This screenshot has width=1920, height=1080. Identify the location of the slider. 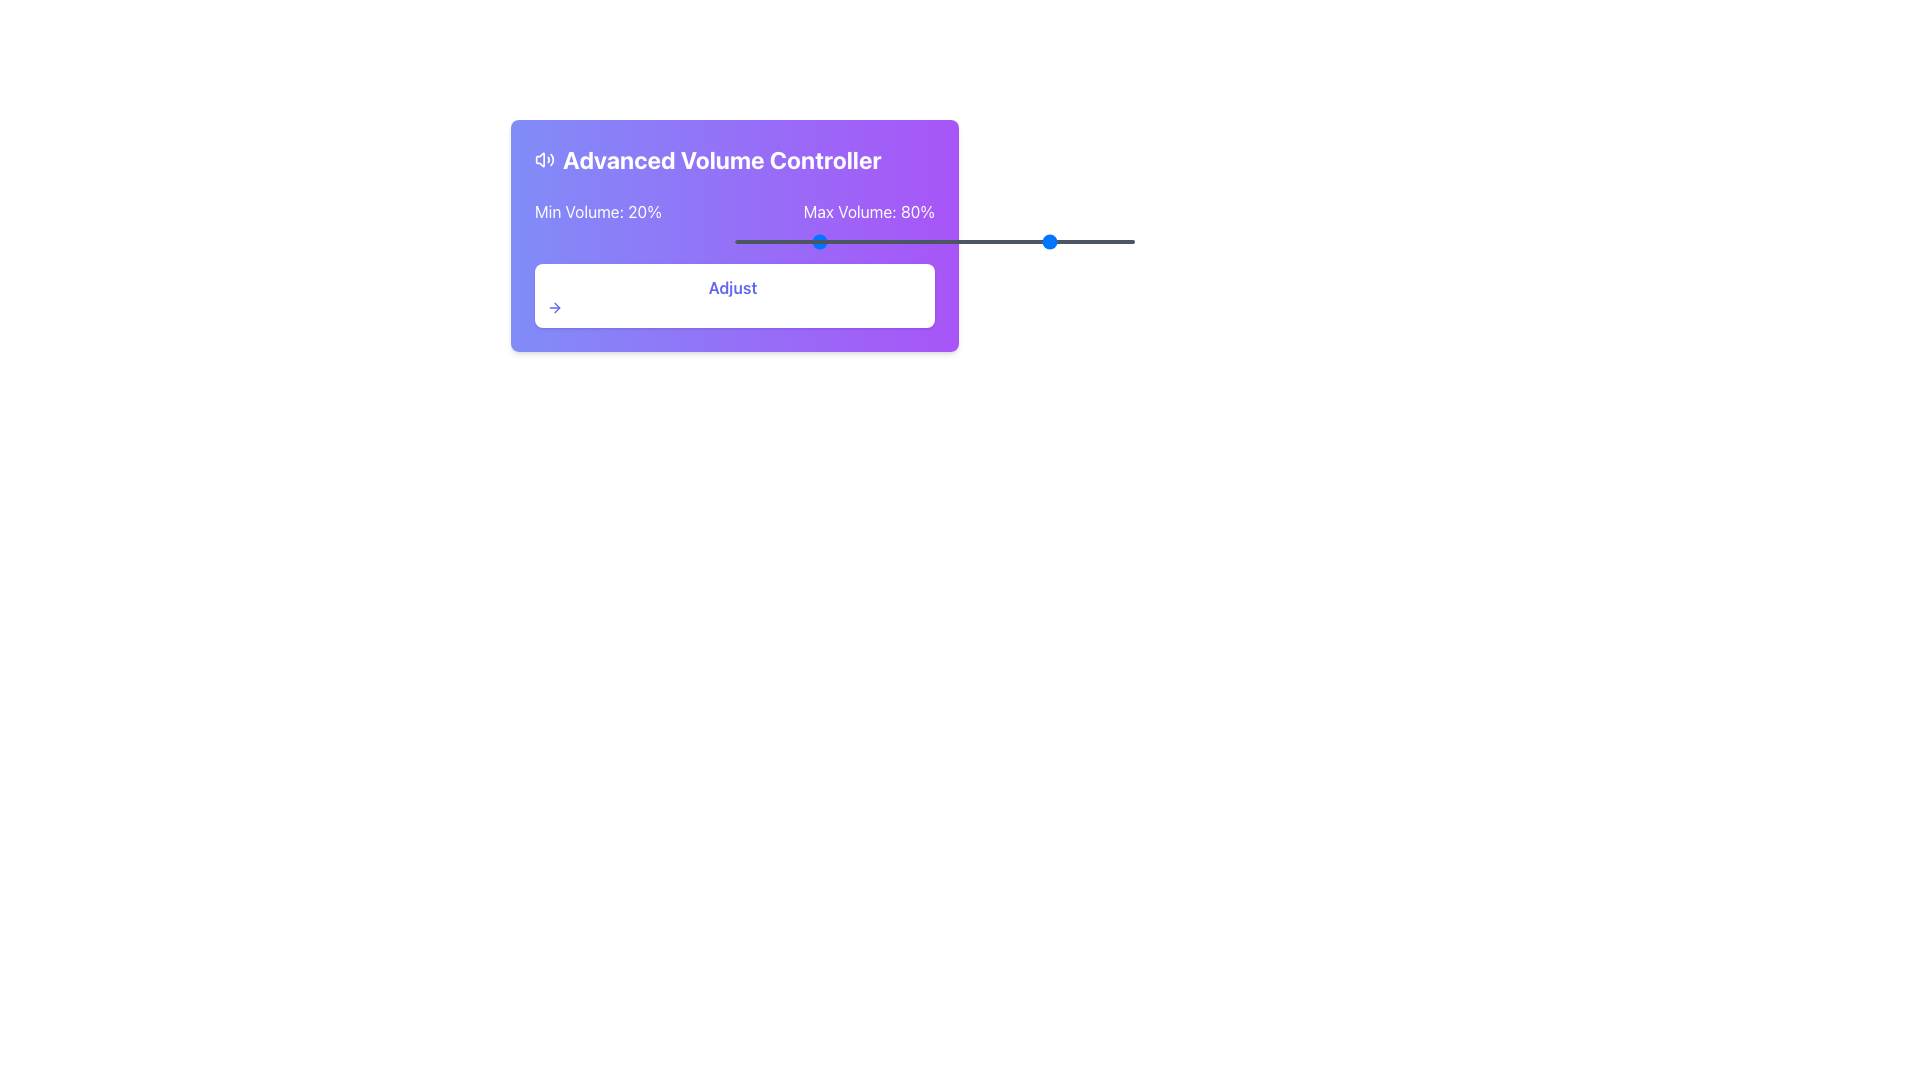
(963, 241).